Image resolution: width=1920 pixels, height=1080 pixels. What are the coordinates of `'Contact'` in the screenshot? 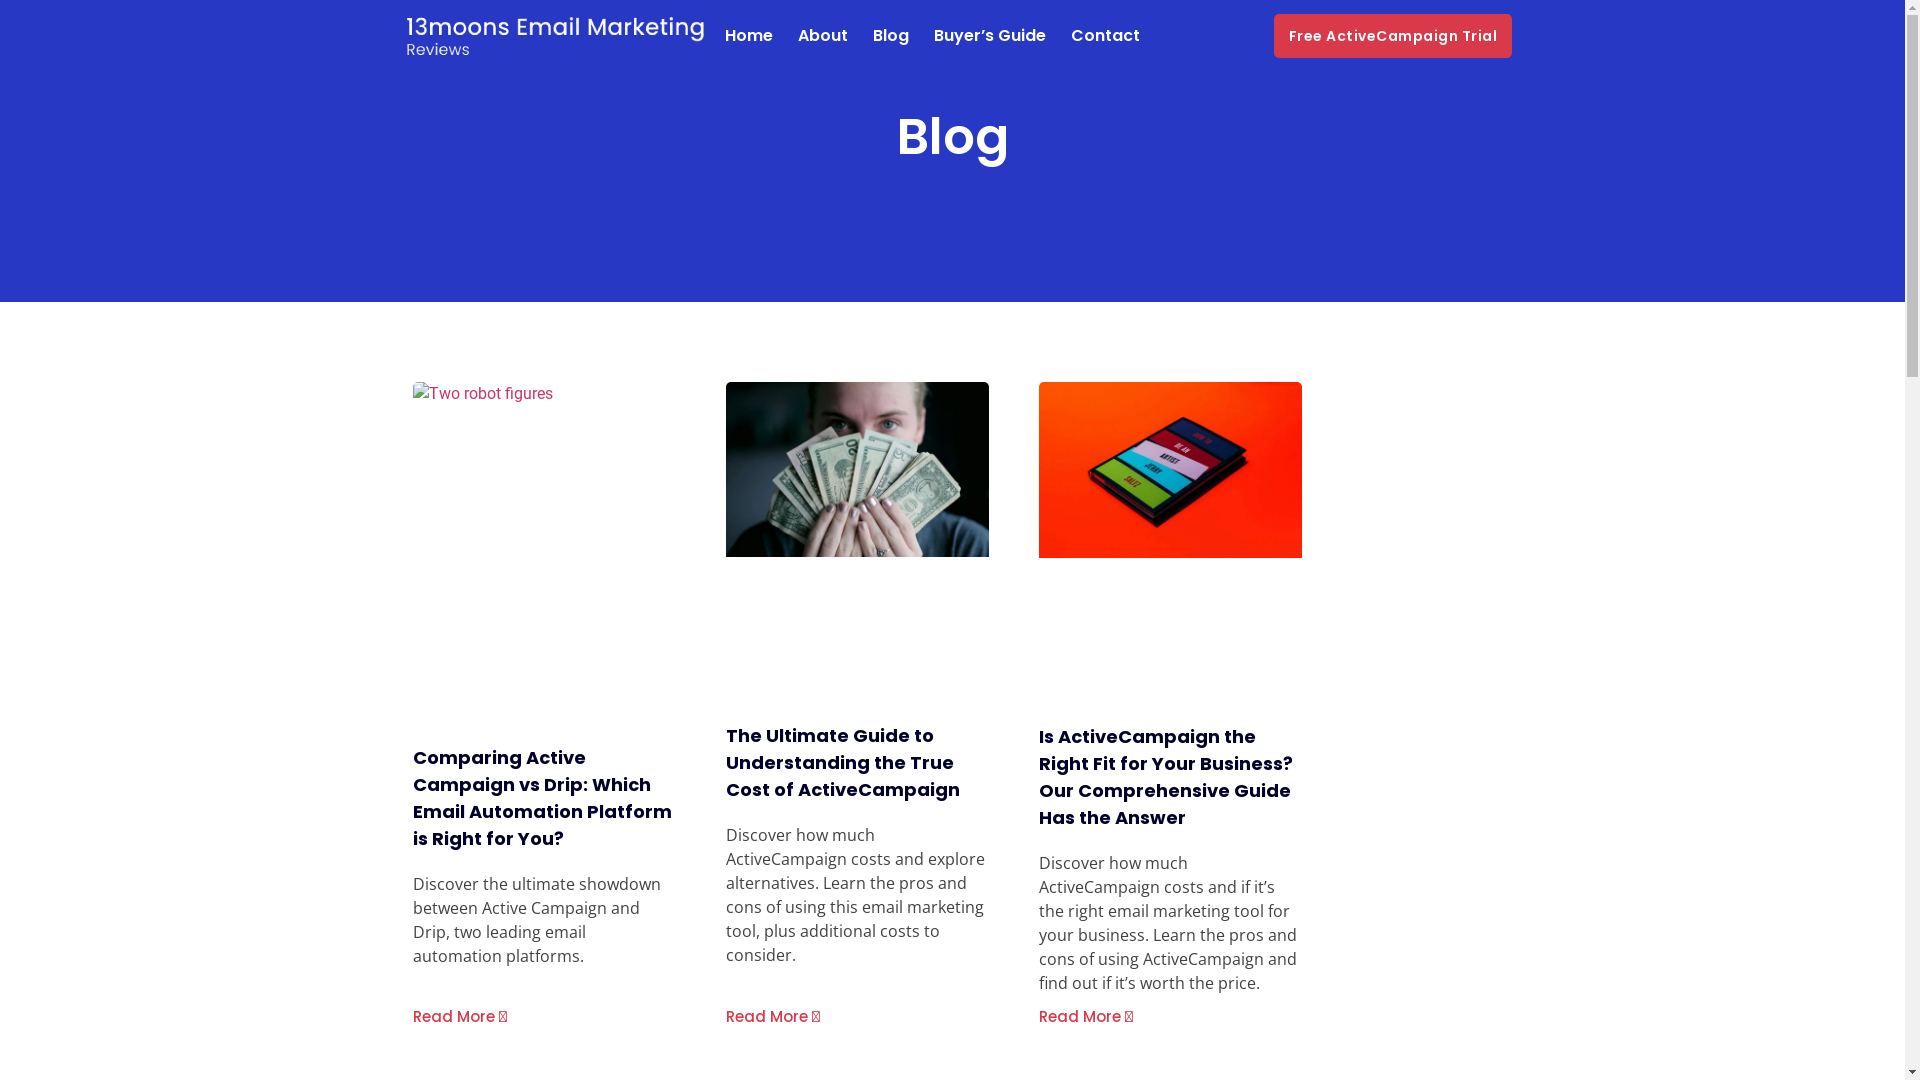 It's located at (1103, 35).